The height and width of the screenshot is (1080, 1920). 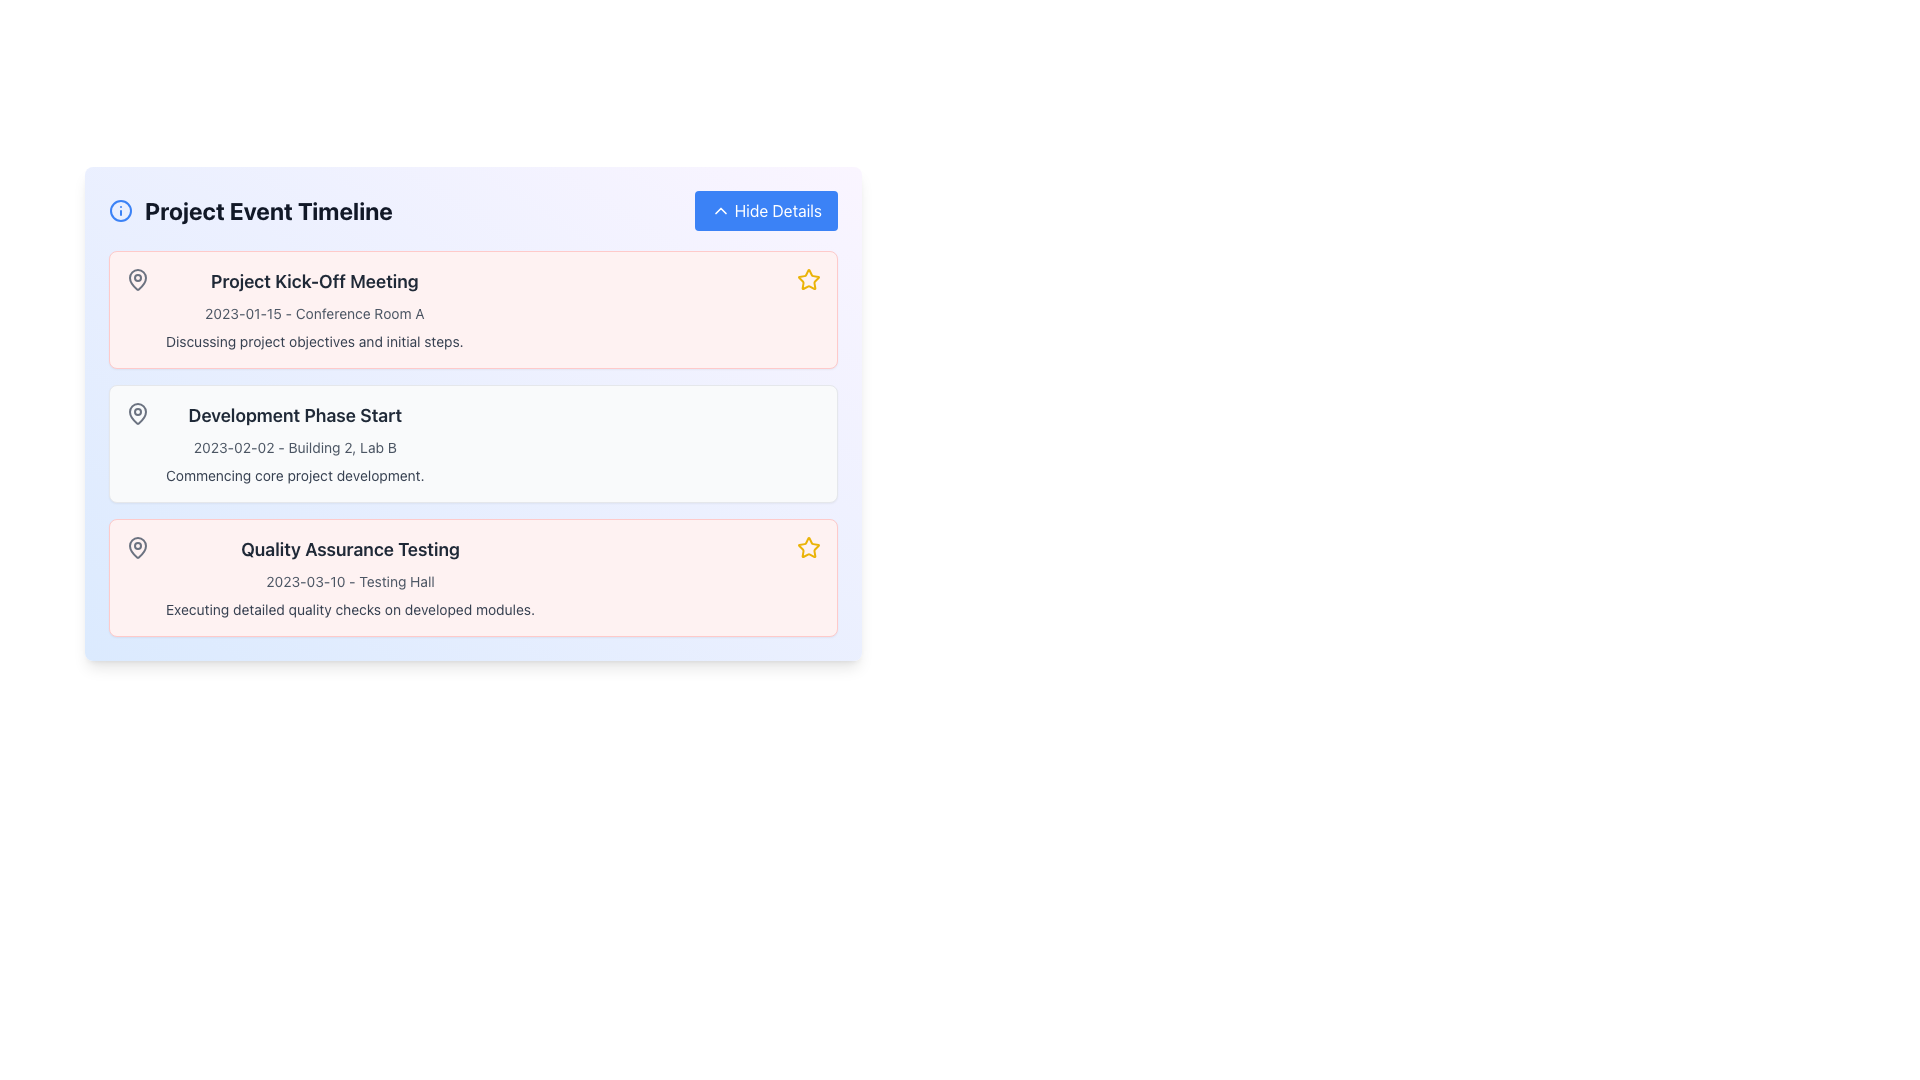 I want to click on the Card component displaying event details with the title 'Quality Assurance Testing' located in the 'Project Event Timeline' list, so click(x=472, y=578).